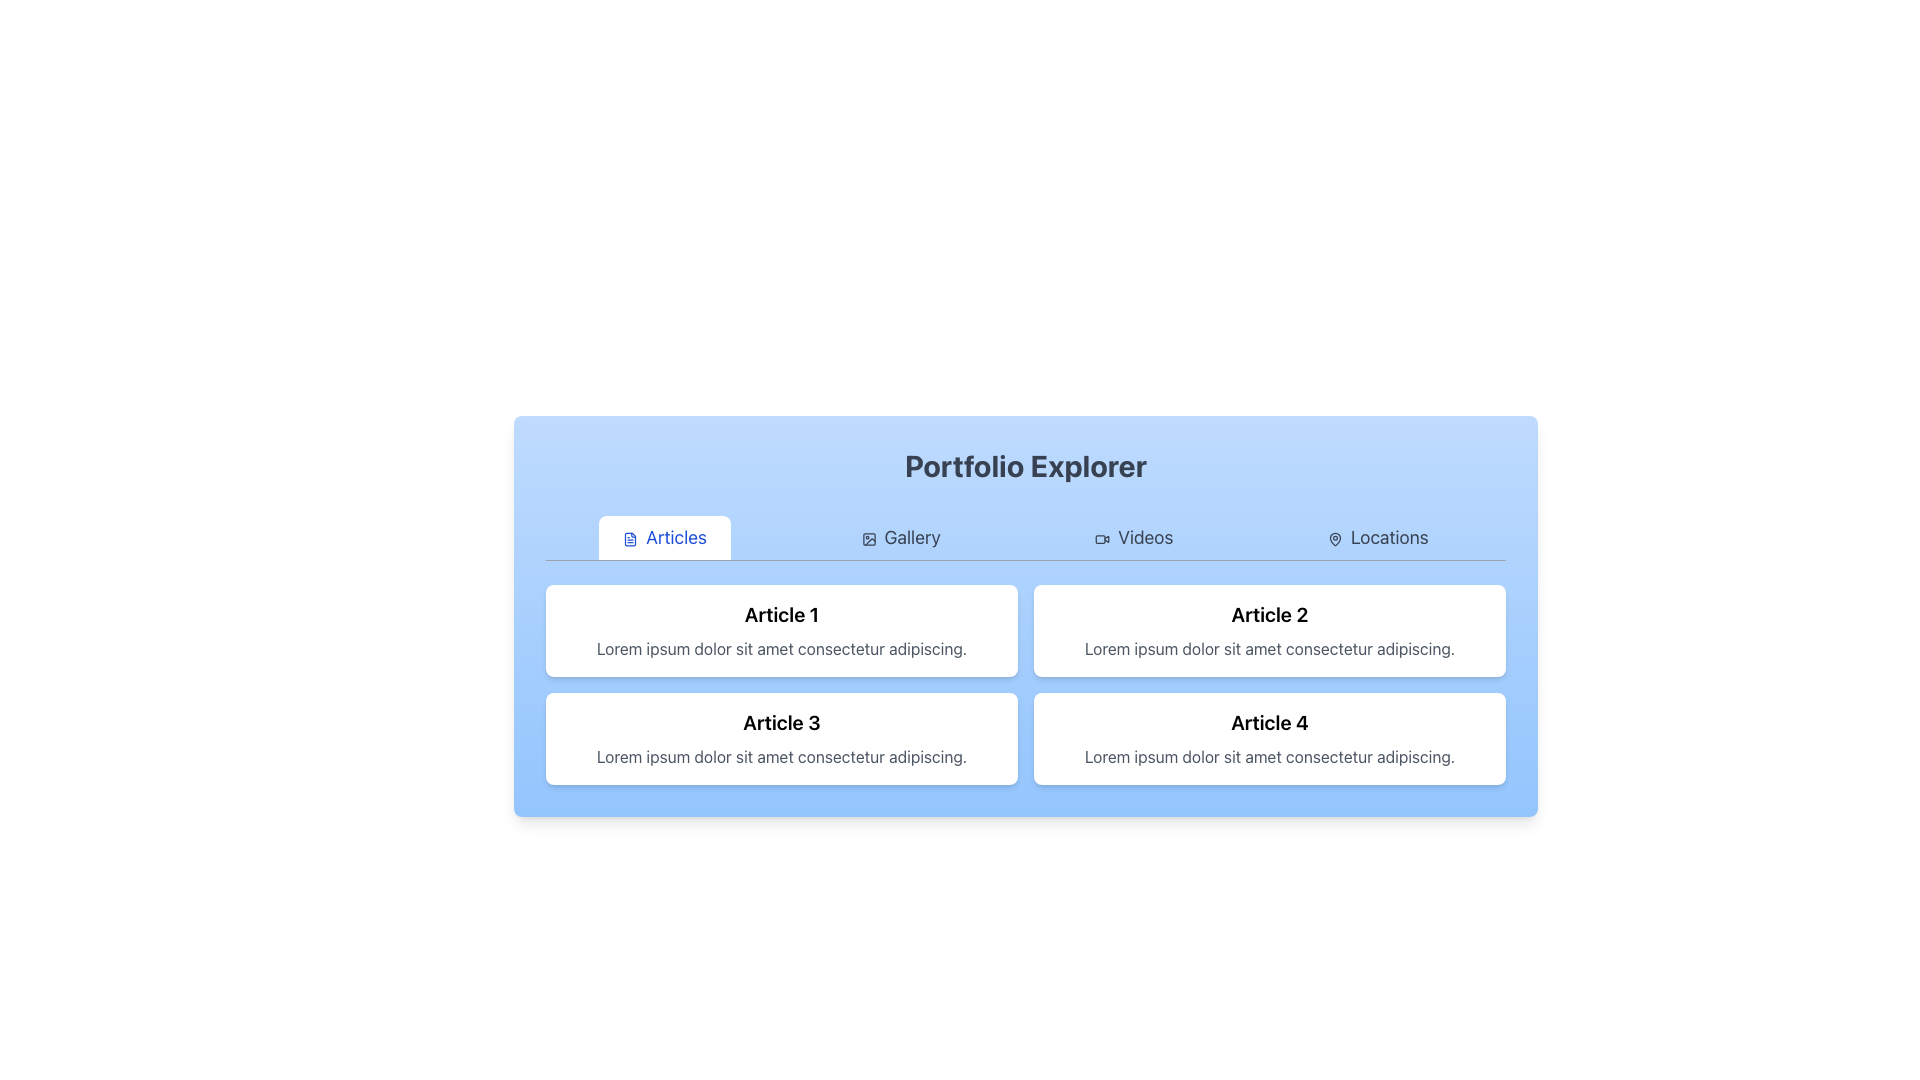 The image size is (1920, 1080). I want to click on the bold, large-sized text label displaying 'Article 1' located at the top of the top-left card in a grid layout, so click(781, 613).